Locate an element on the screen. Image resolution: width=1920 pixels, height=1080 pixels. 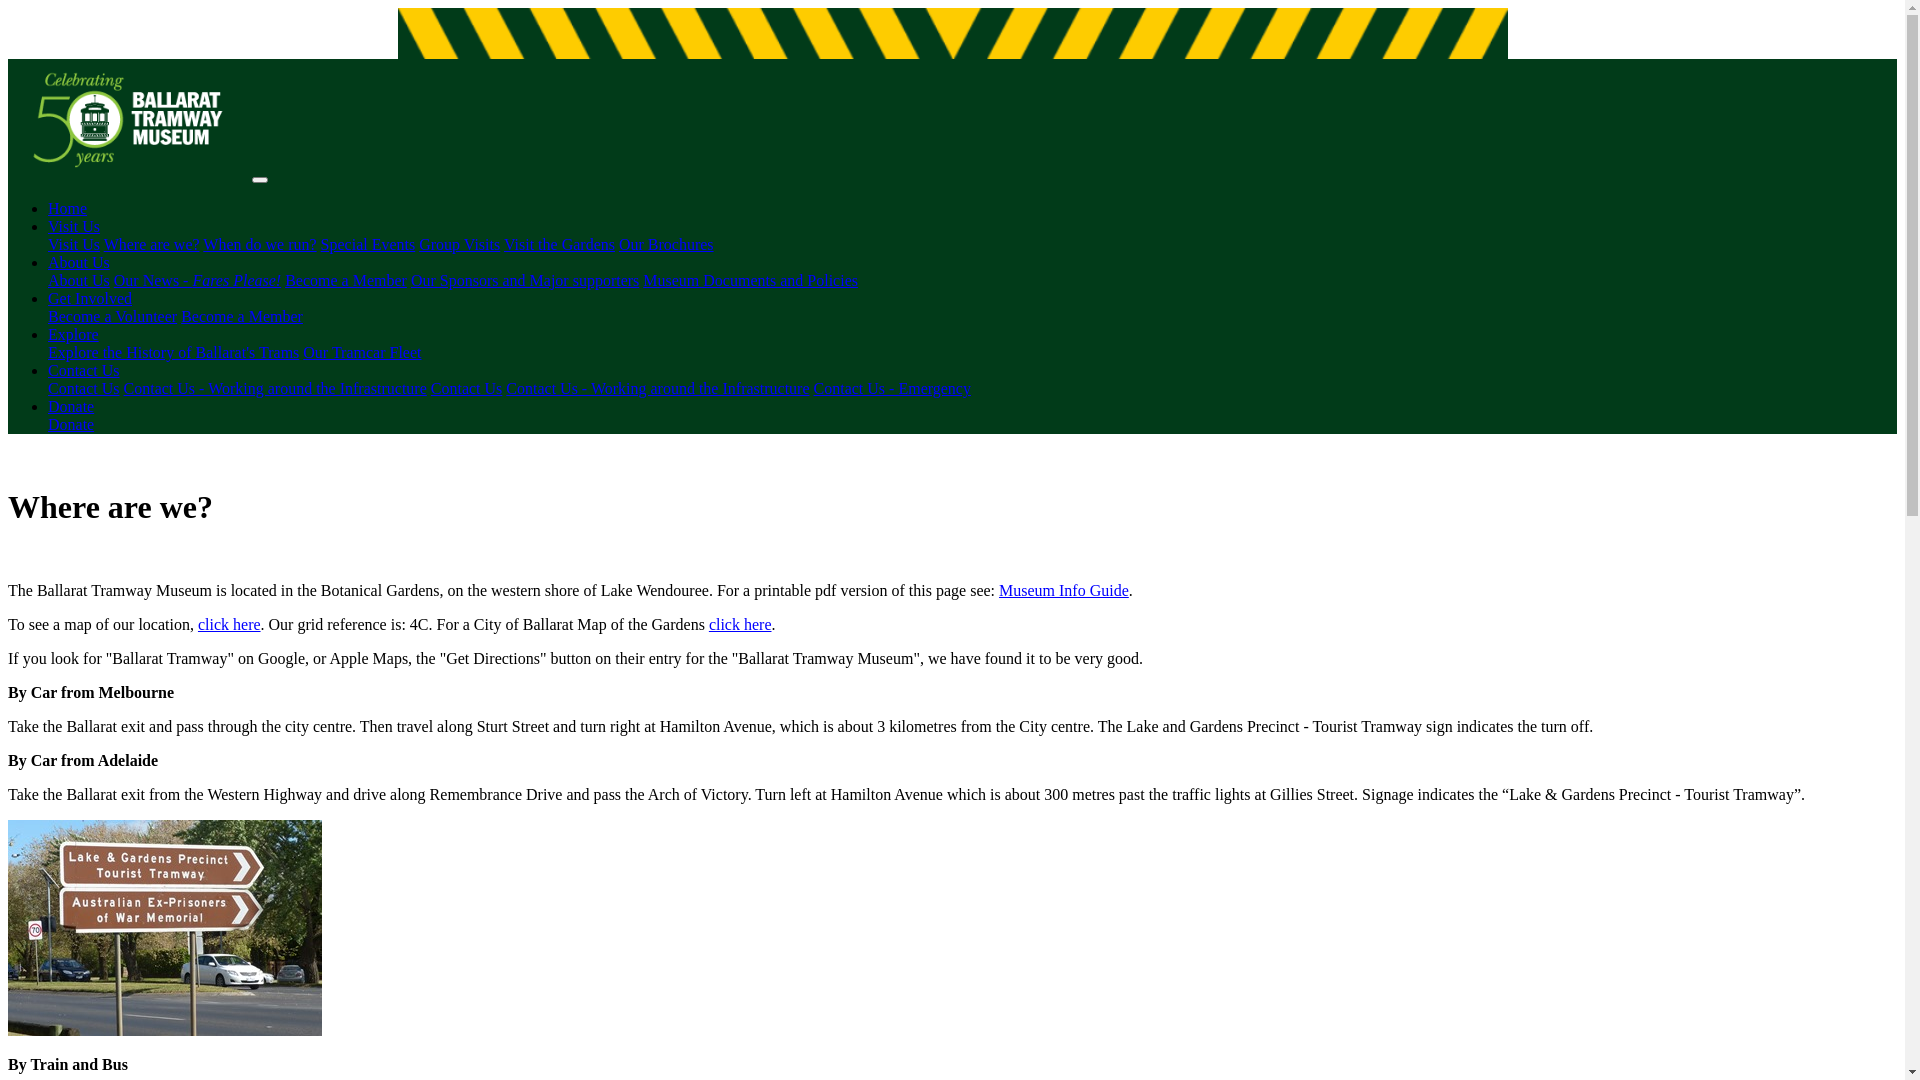
'Visit Us' is located at coordinates (48, 243).